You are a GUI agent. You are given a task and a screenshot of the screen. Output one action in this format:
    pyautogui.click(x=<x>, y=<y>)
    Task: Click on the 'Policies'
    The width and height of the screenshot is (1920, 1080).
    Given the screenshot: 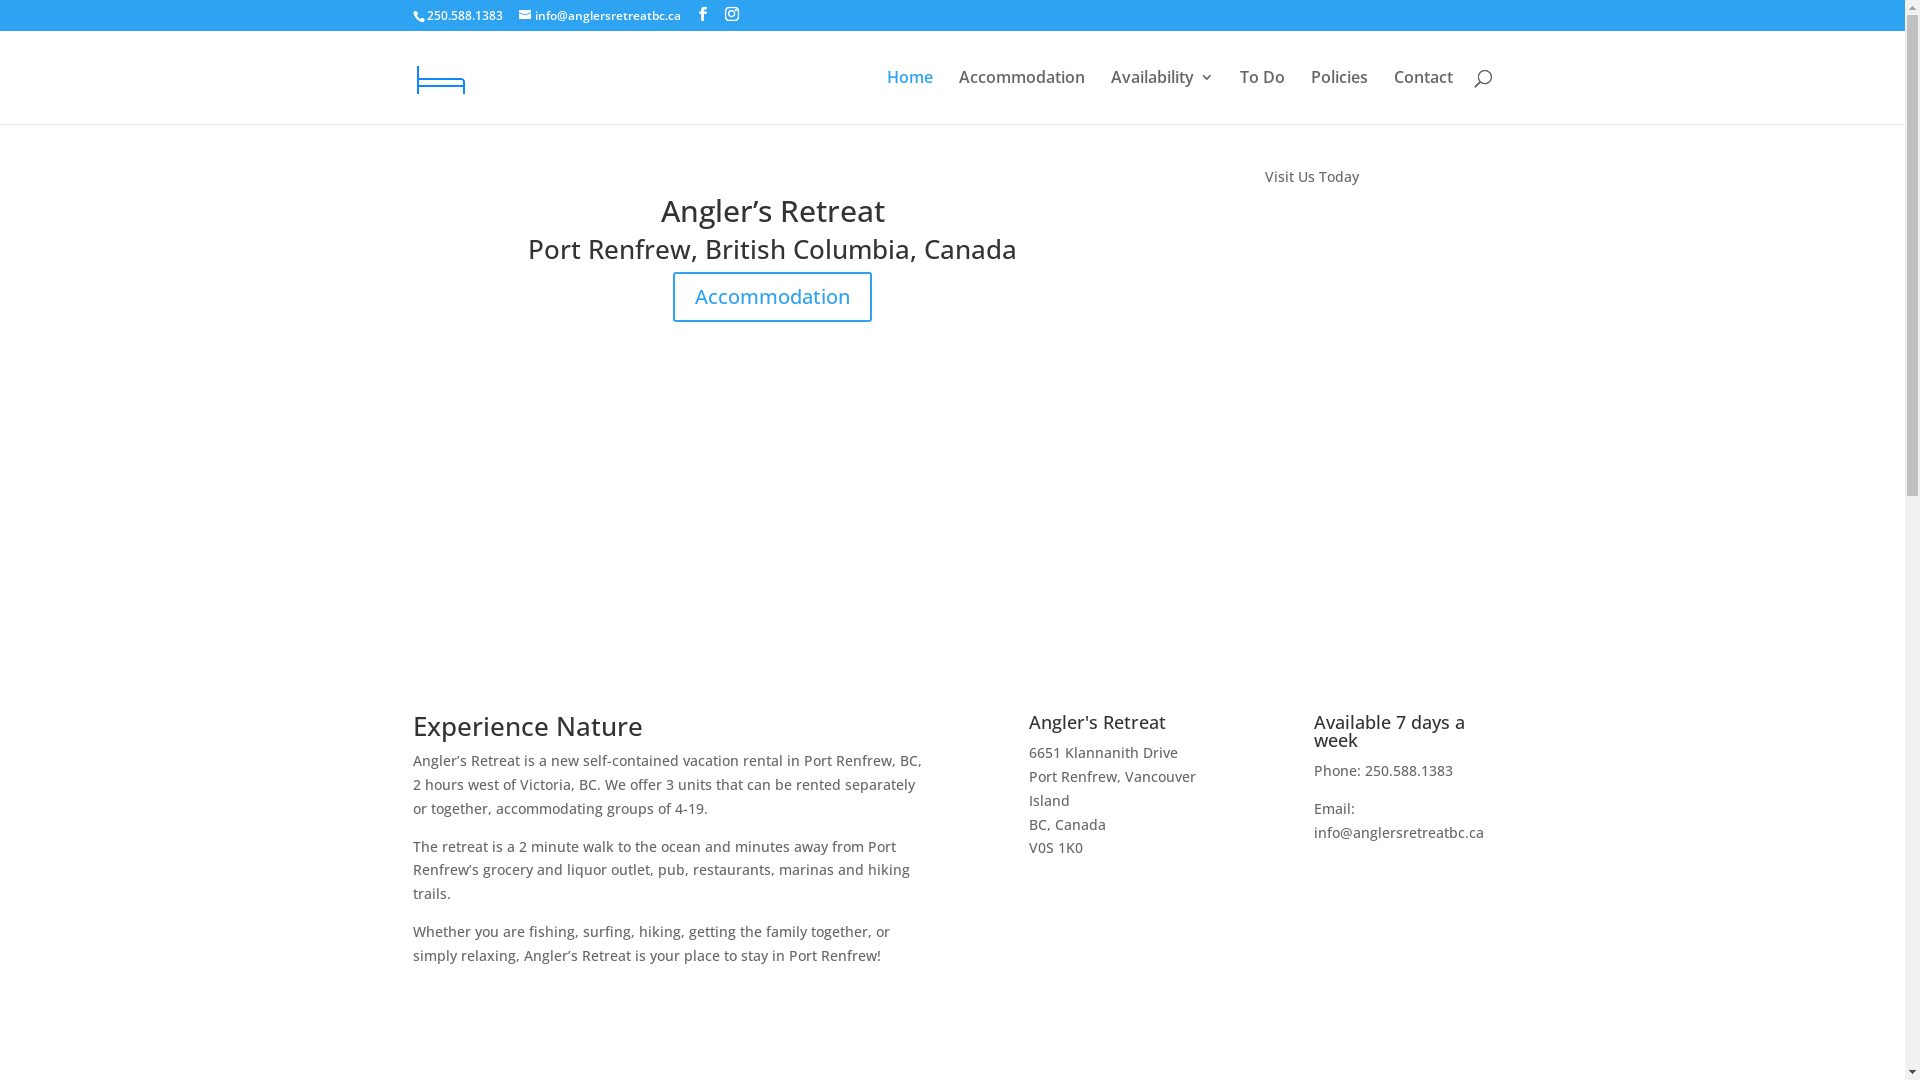 What is the action you would take?
    pyautogui.click(x=1338, y=96)
    